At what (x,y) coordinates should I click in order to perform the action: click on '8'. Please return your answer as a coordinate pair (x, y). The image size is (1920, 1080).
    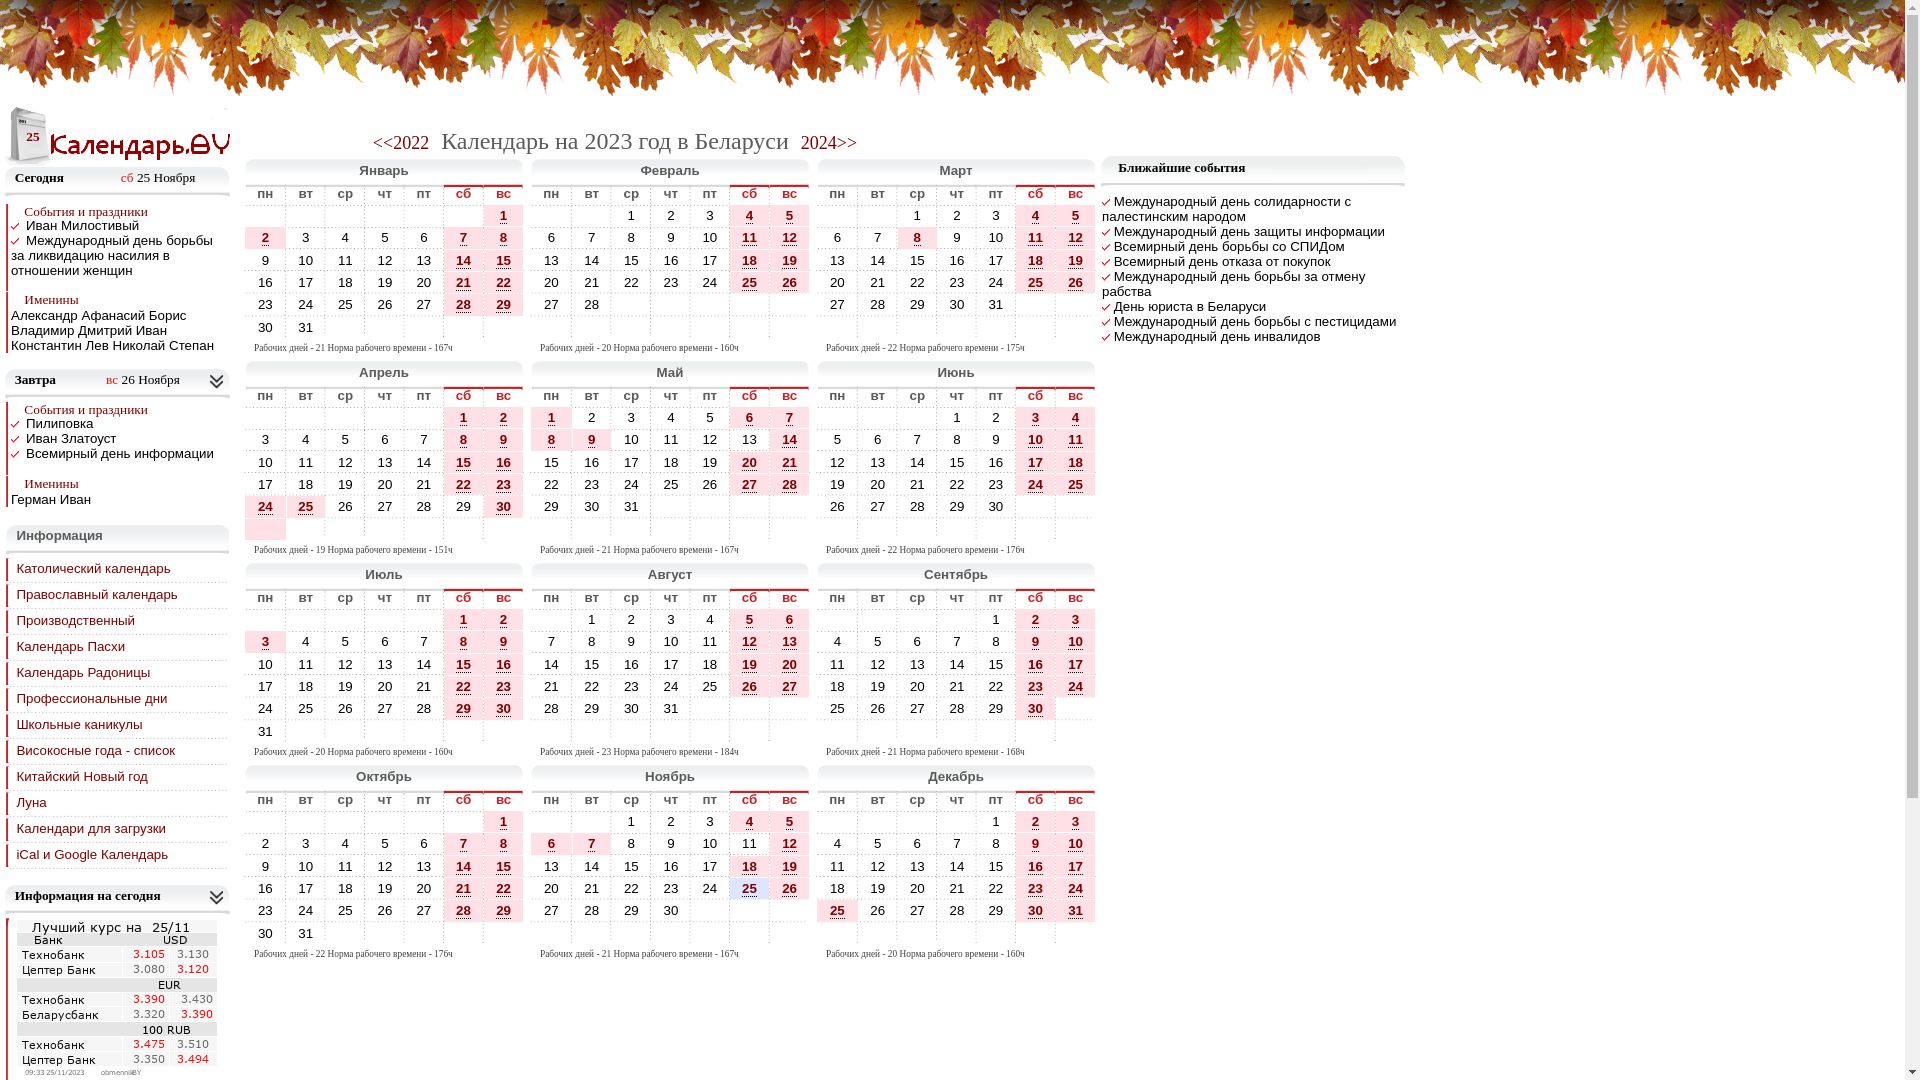
    Looking at the image, I should click on (503, 236).